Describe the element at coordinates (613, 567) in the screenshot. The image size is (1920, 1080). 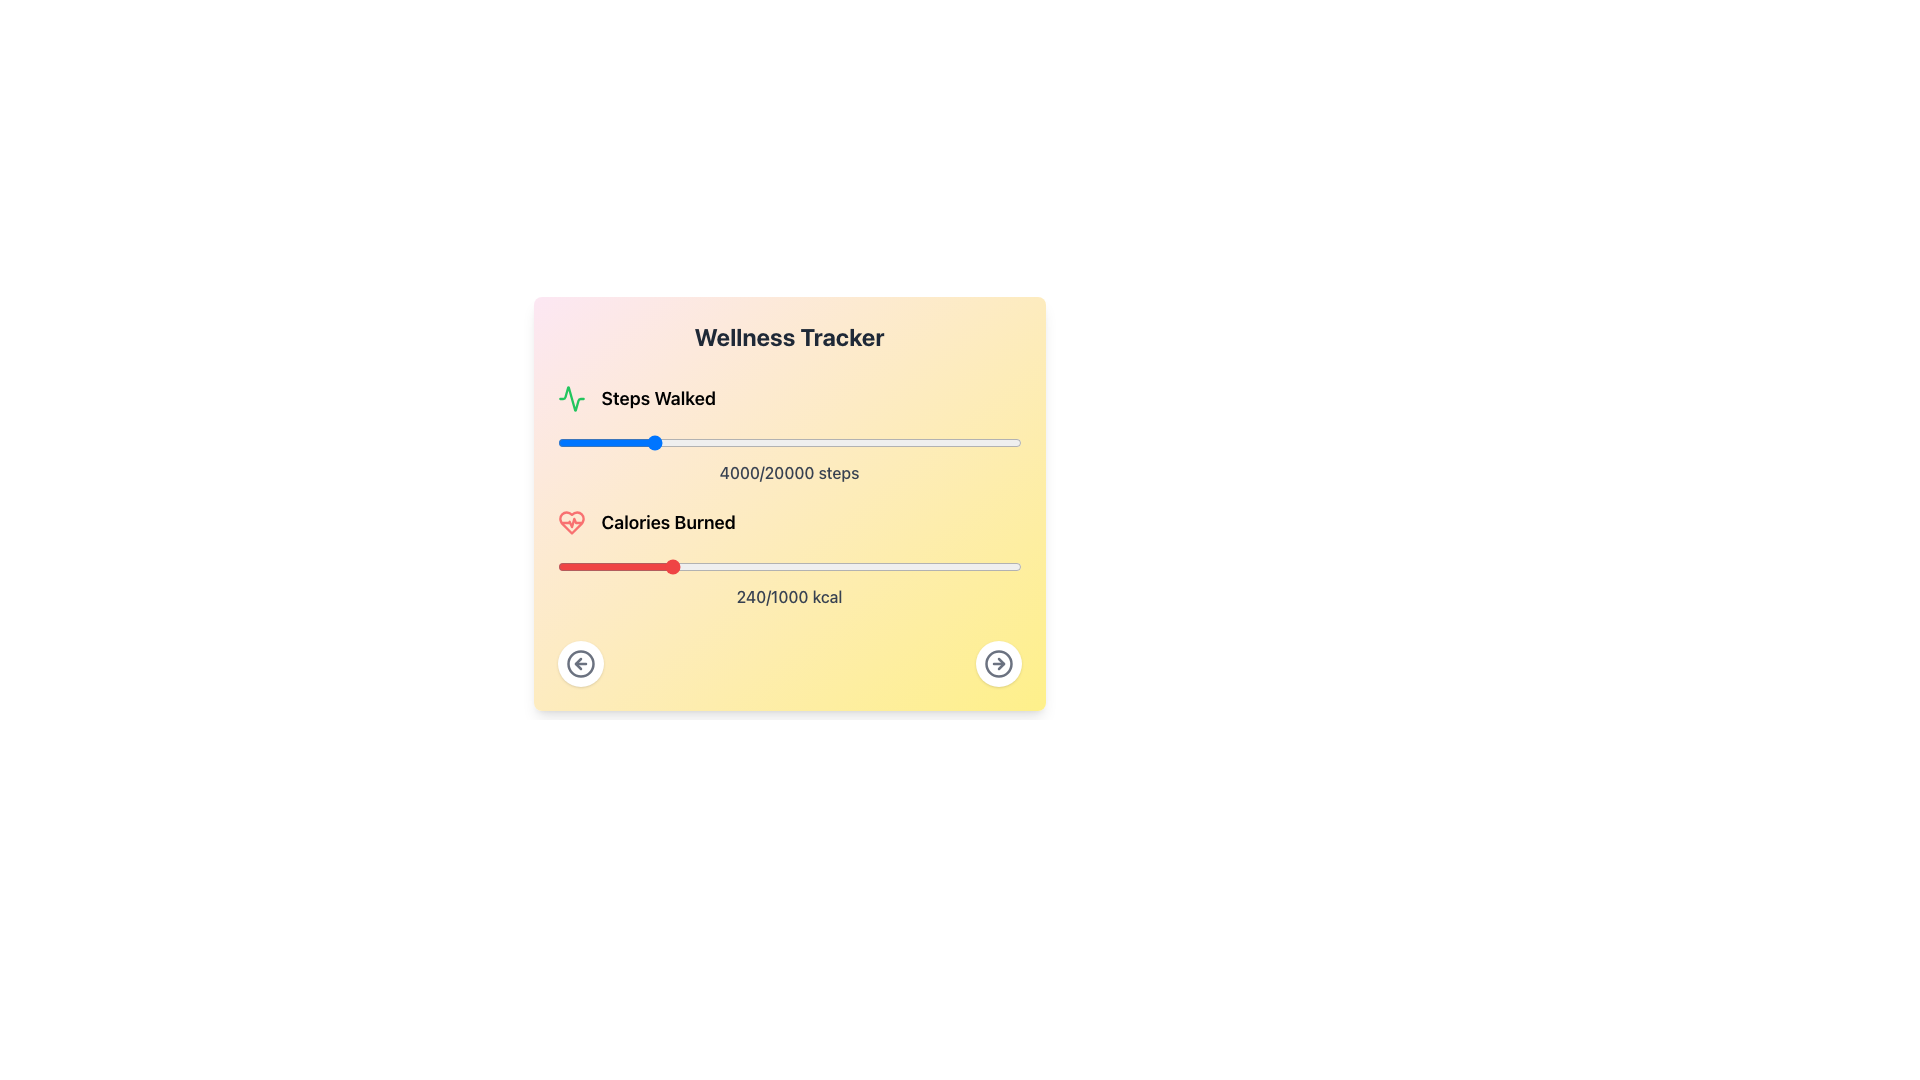
I see `calories burned slider` at that location.